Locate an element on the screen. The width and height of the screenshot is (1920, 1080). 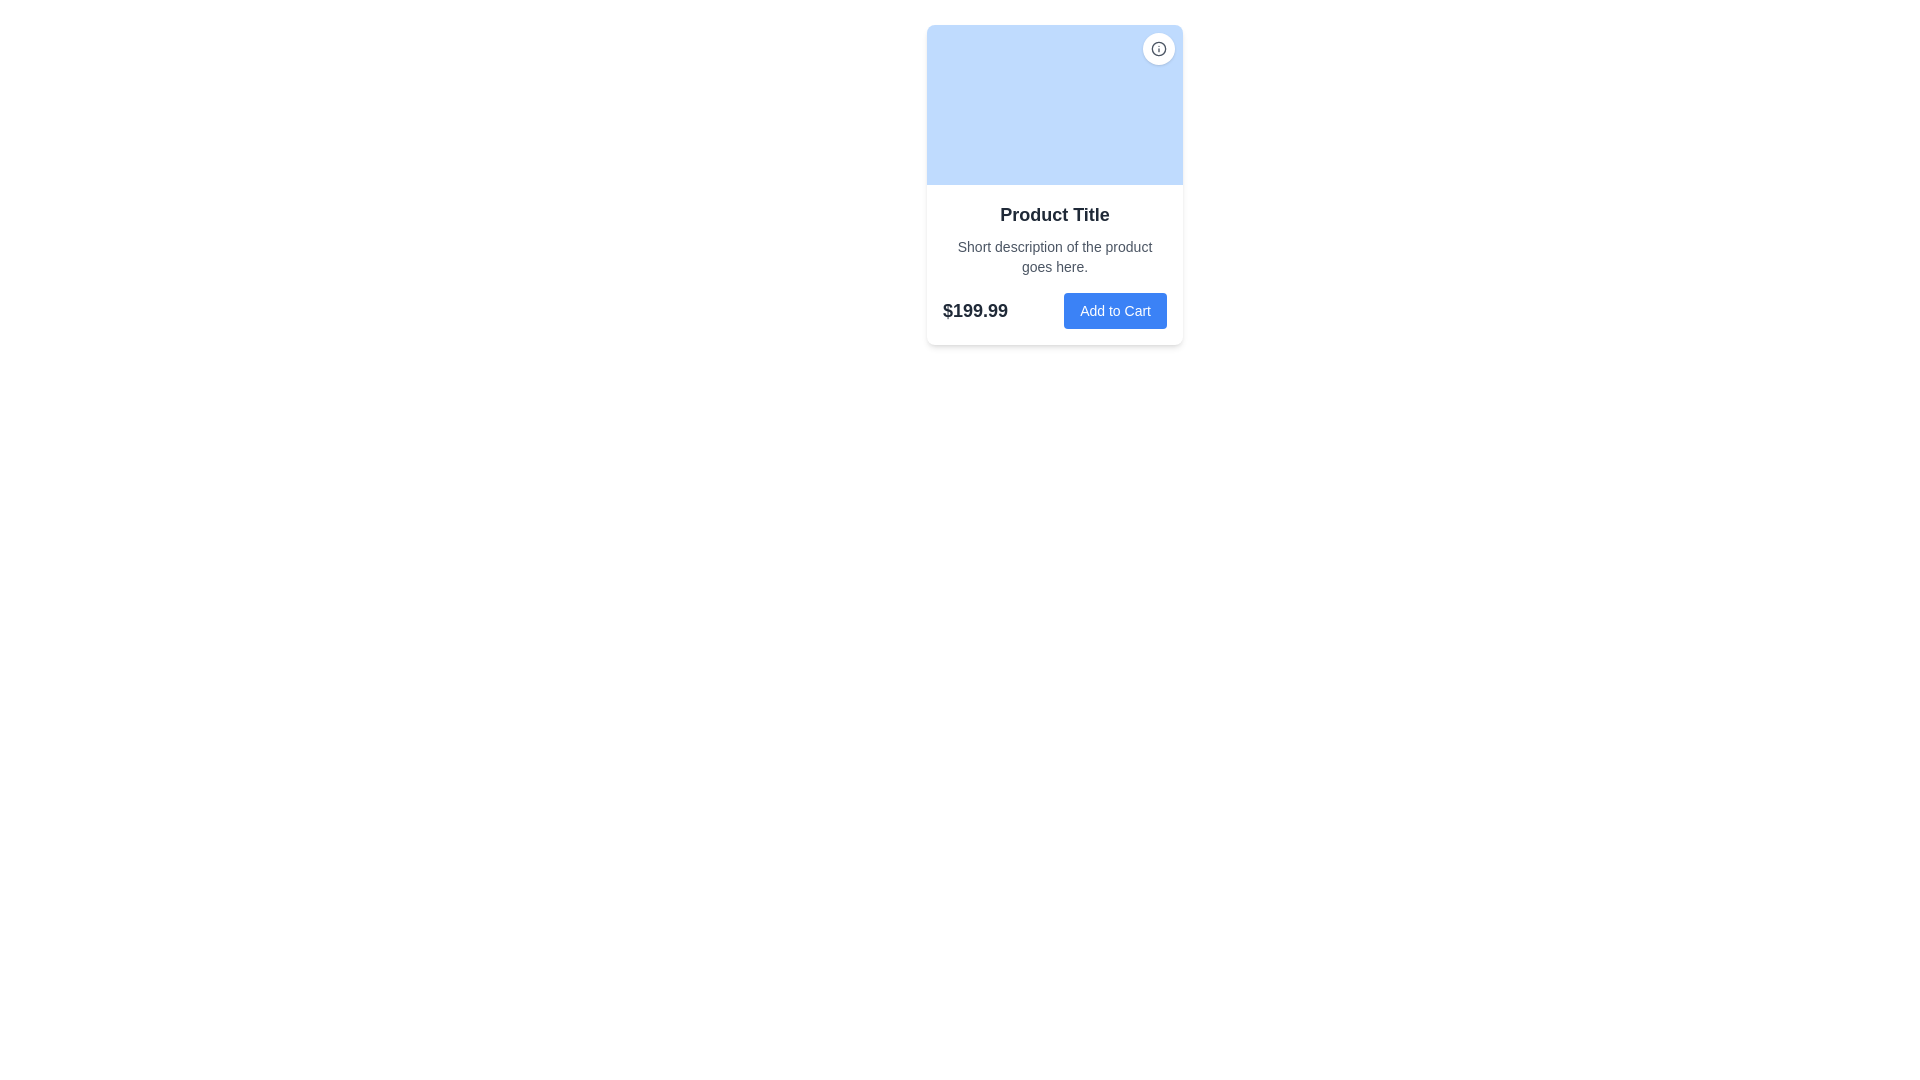
the Text Label that displays the price of a product, positioned to the left of the 'Add to Cart' button is located at coordinates (975, 311).